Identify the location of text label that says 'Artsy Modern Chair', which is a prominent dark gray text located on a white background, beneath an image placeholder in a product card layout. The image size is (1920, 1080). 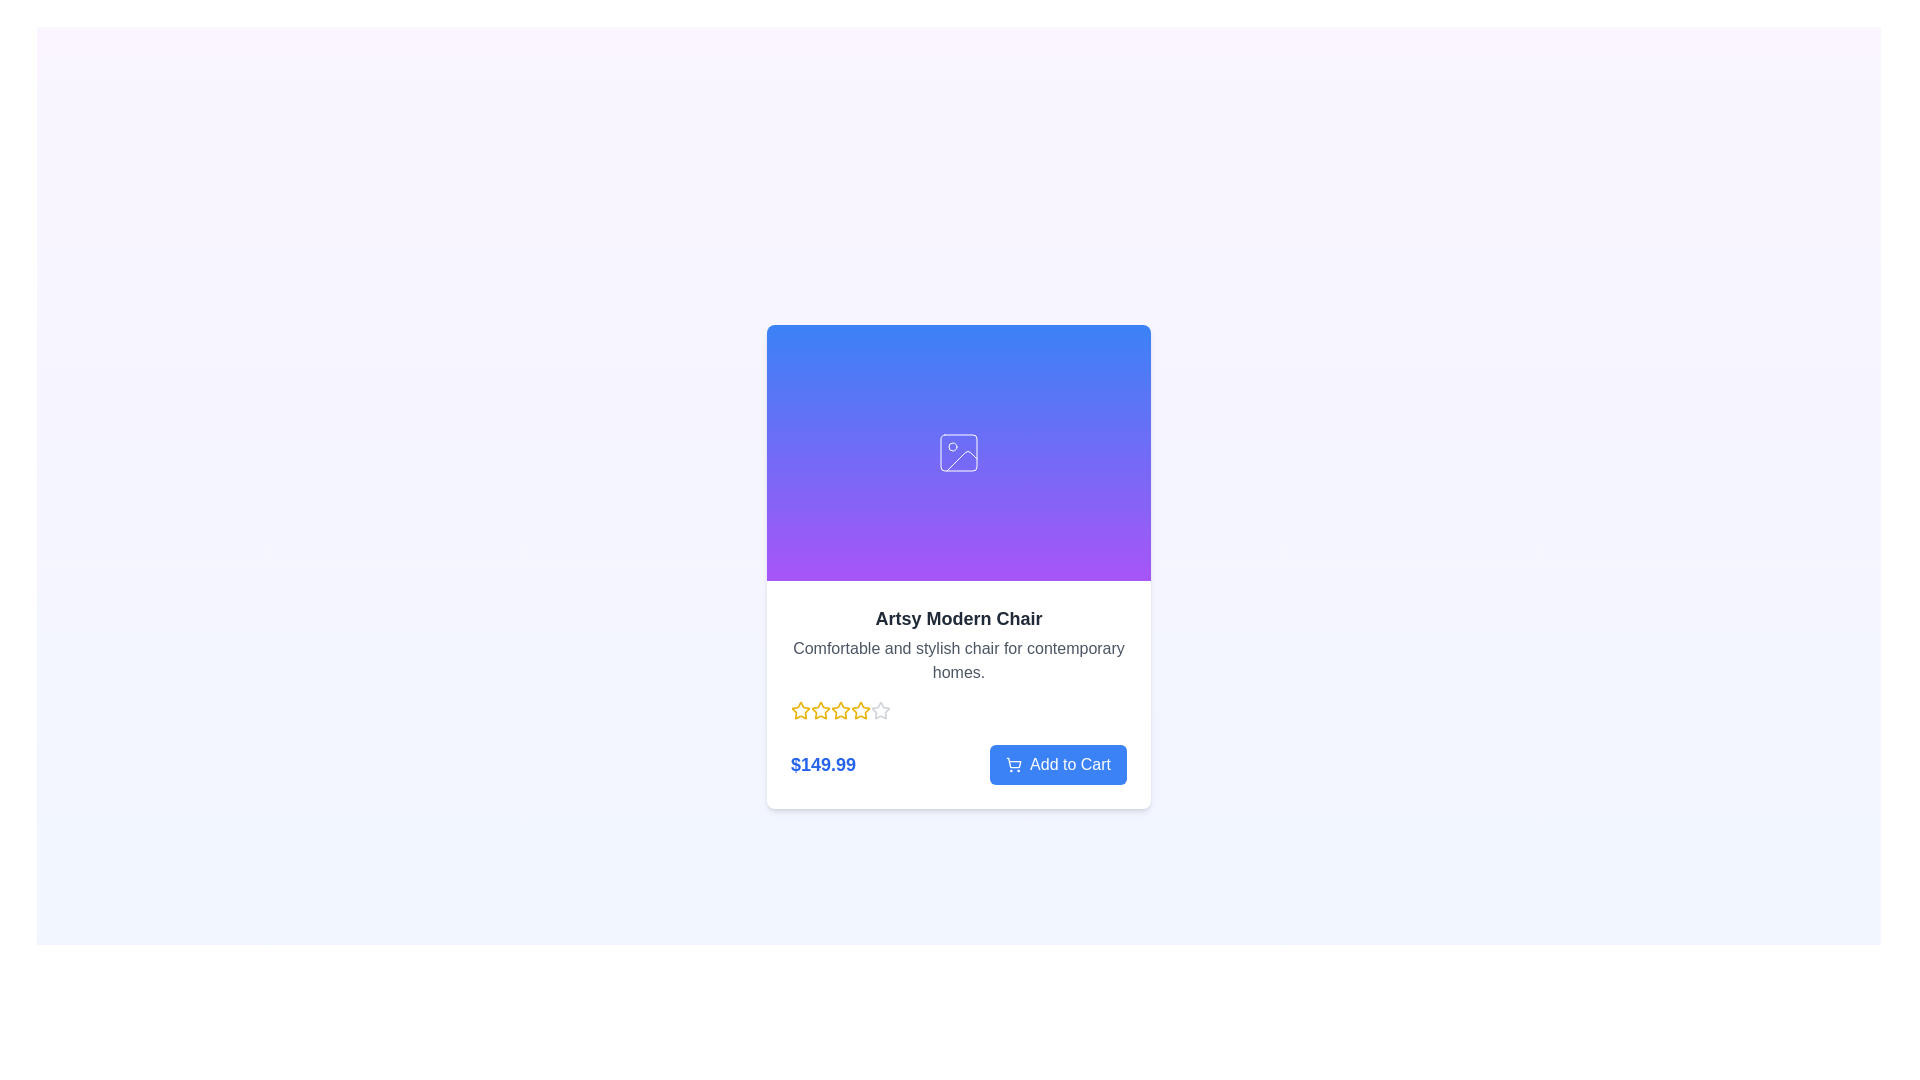
(958, 617).